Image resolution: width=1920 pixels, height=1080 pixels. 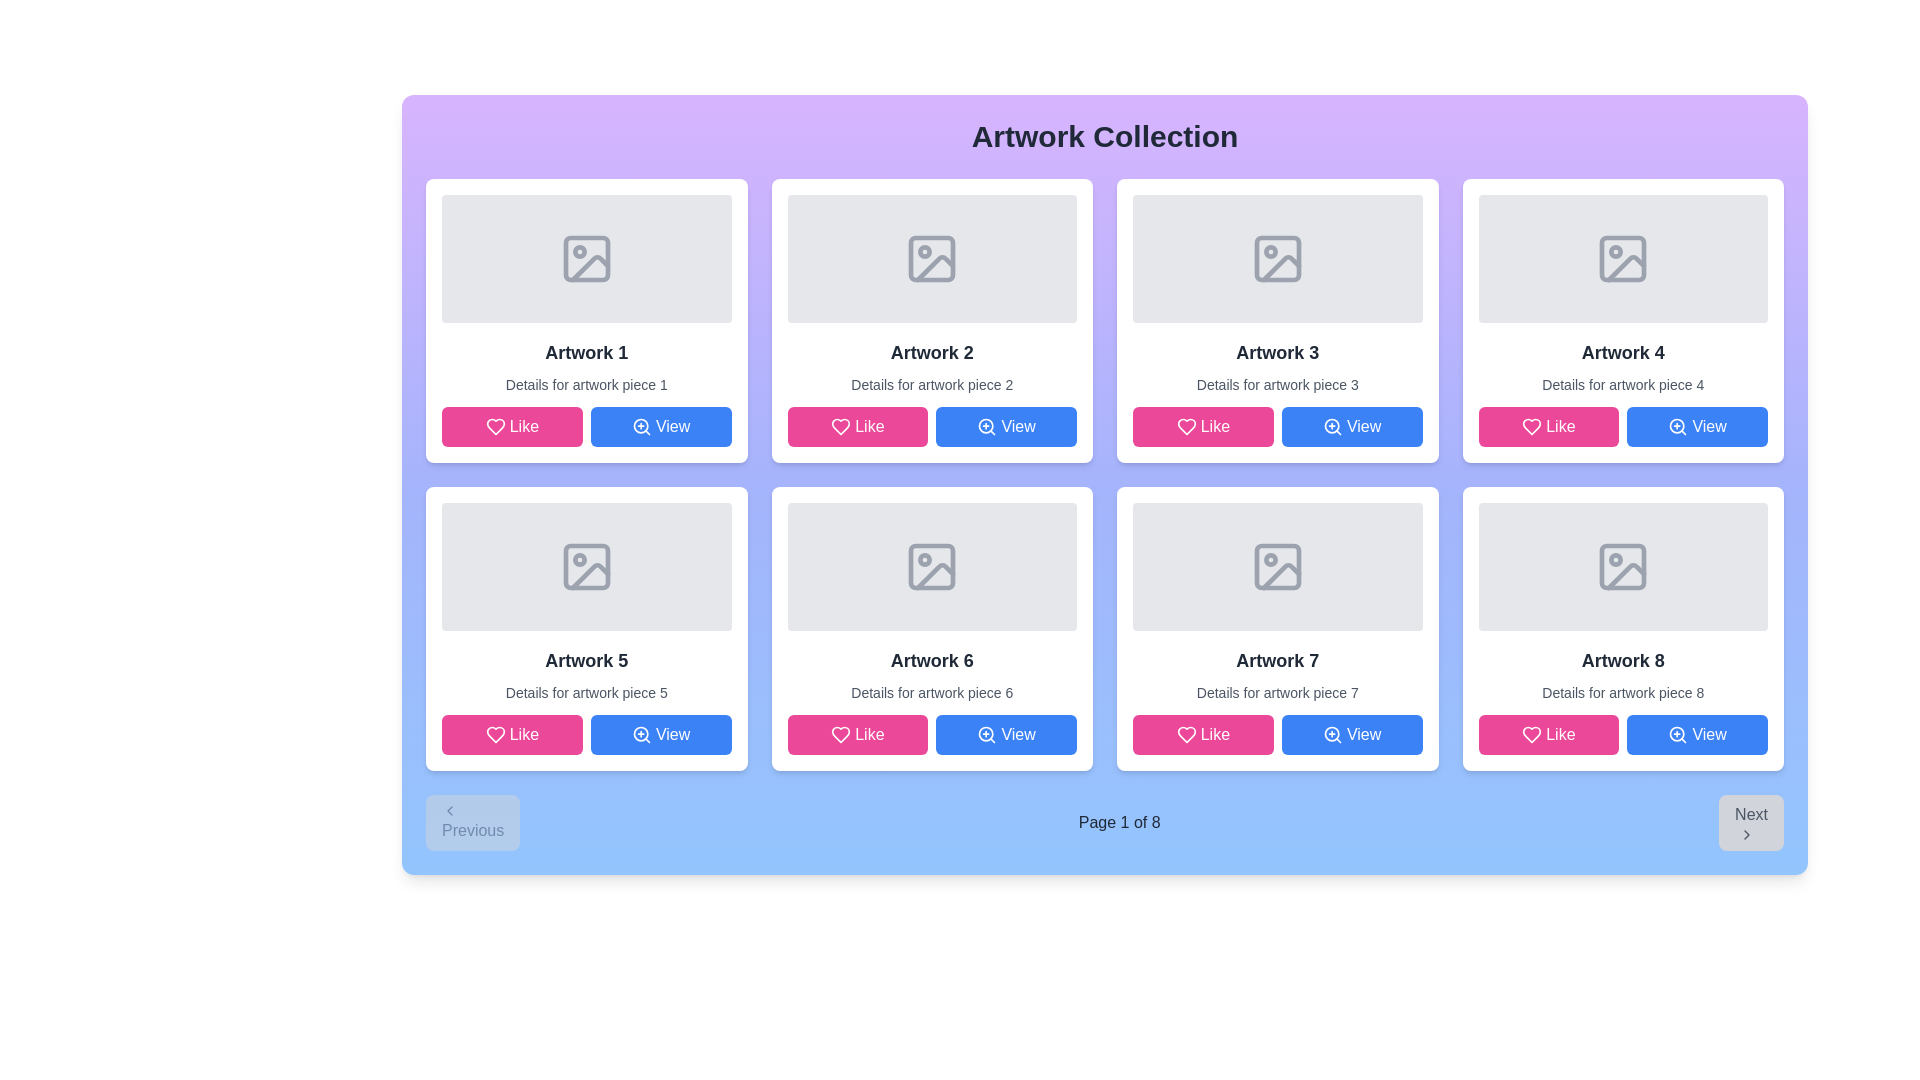 I want to click on the button associated with 'Artwork 4' to change its appearance, so click(x=1696, y=426).